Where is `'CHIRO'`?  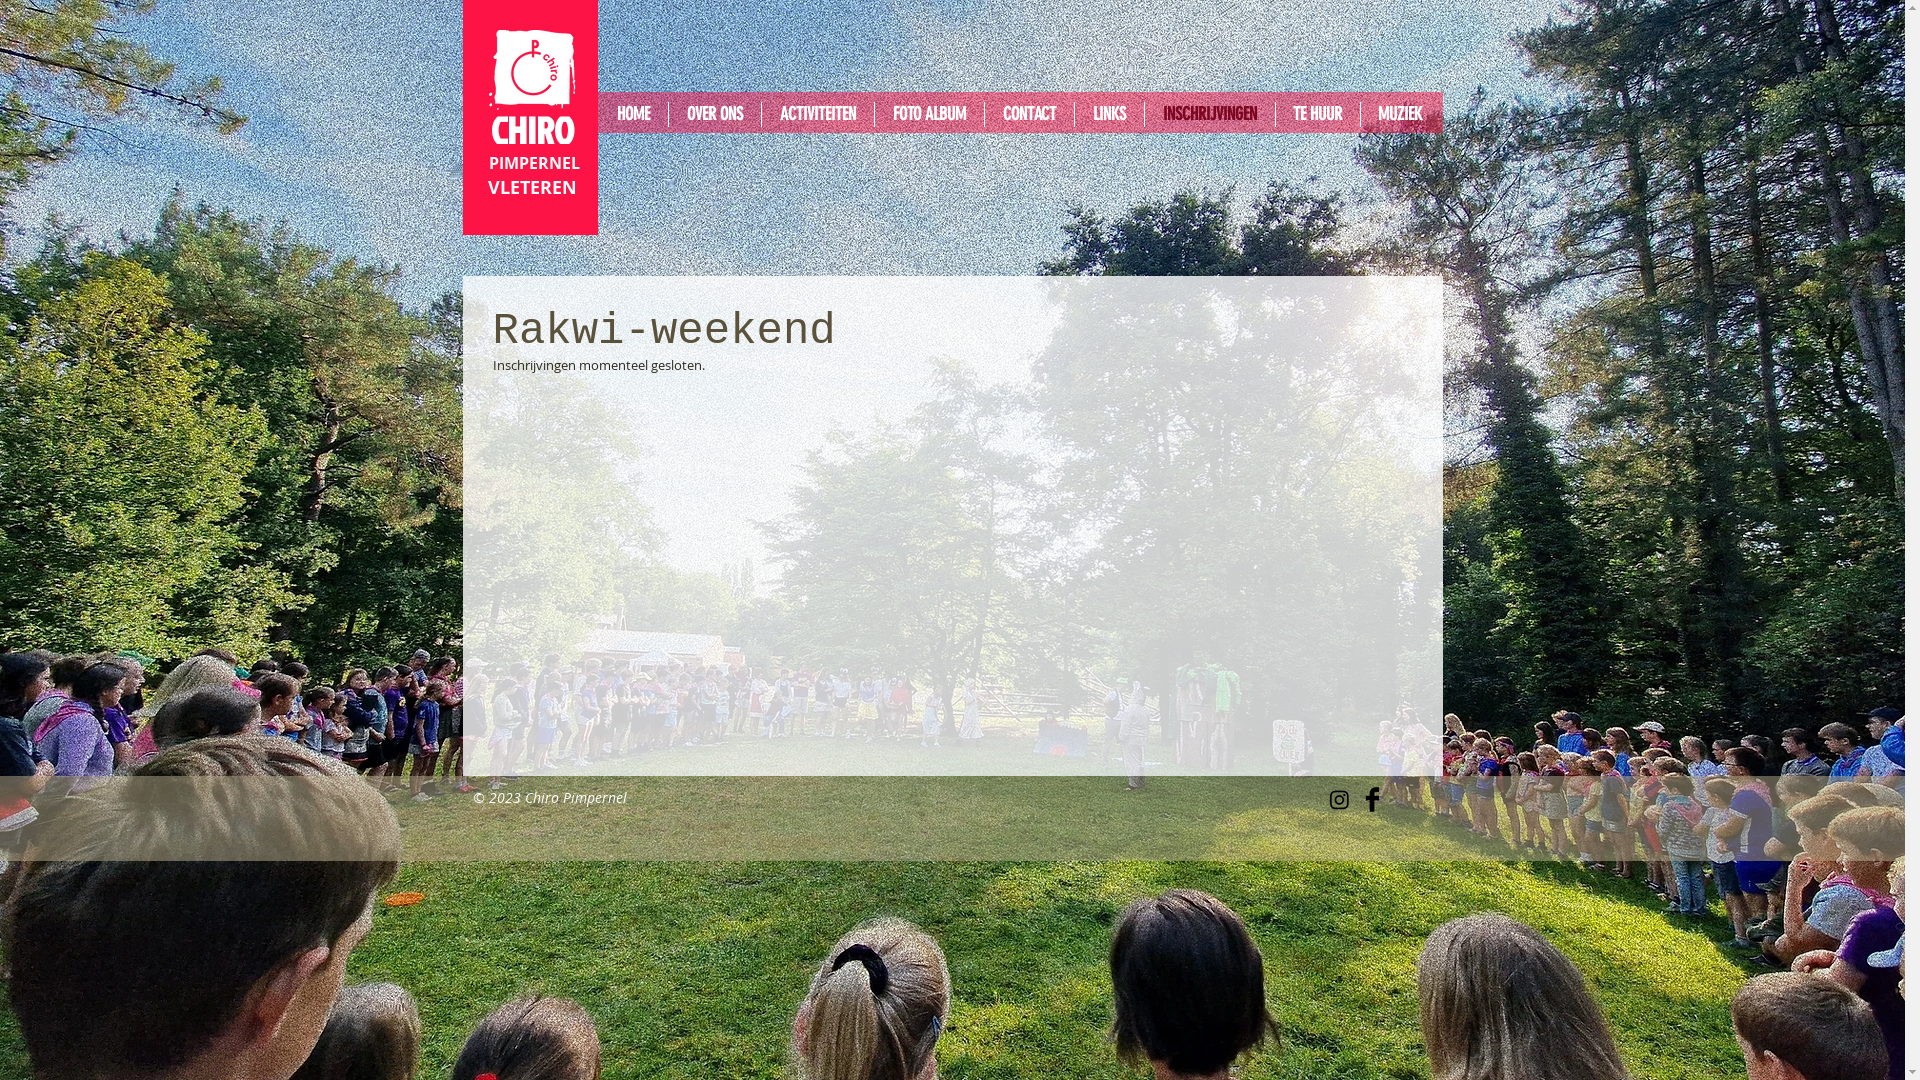 'CHIRO' is located at coordinates (531, 130).